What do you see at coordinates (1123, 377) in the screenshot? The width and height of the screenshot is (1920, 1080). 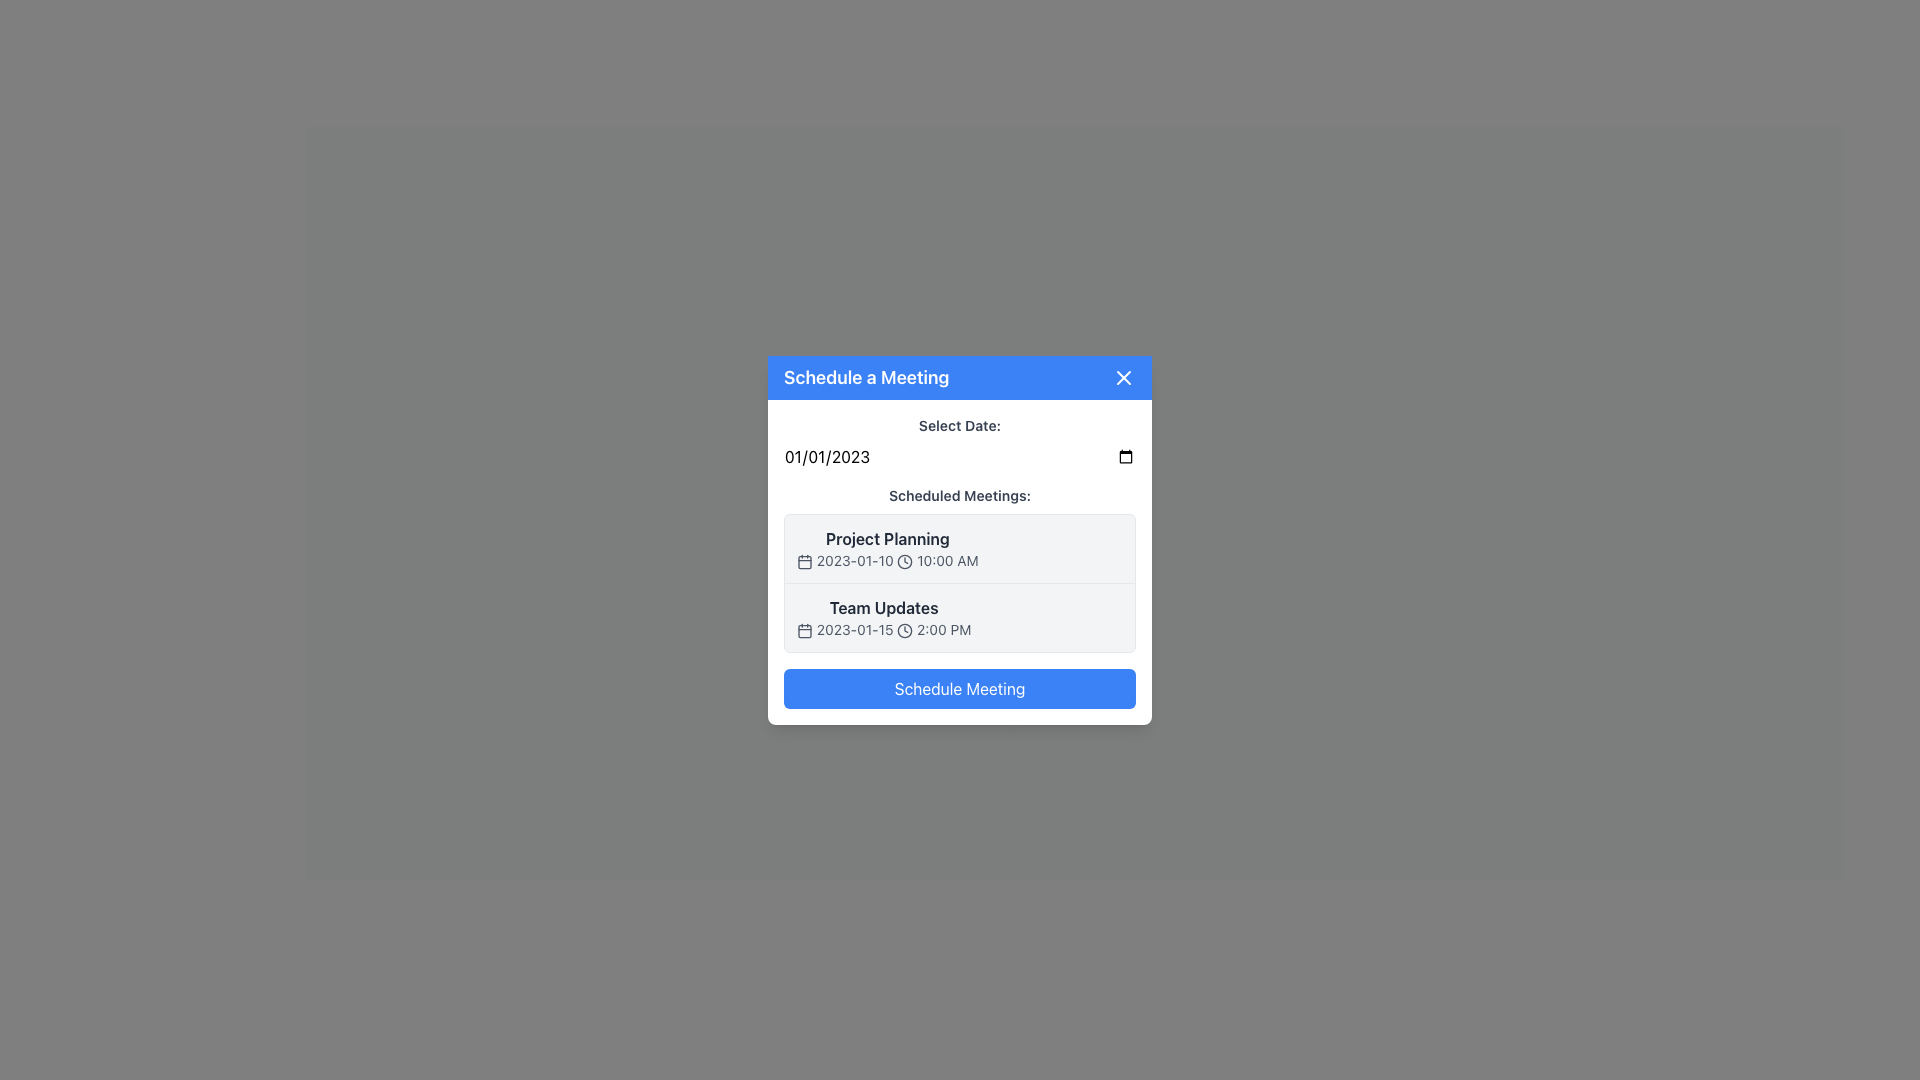 I see `the close button located in the top-right corner of the blue header bar of the modal titled 'Schedule a Meeting'` at bounding box center [1123, 377].